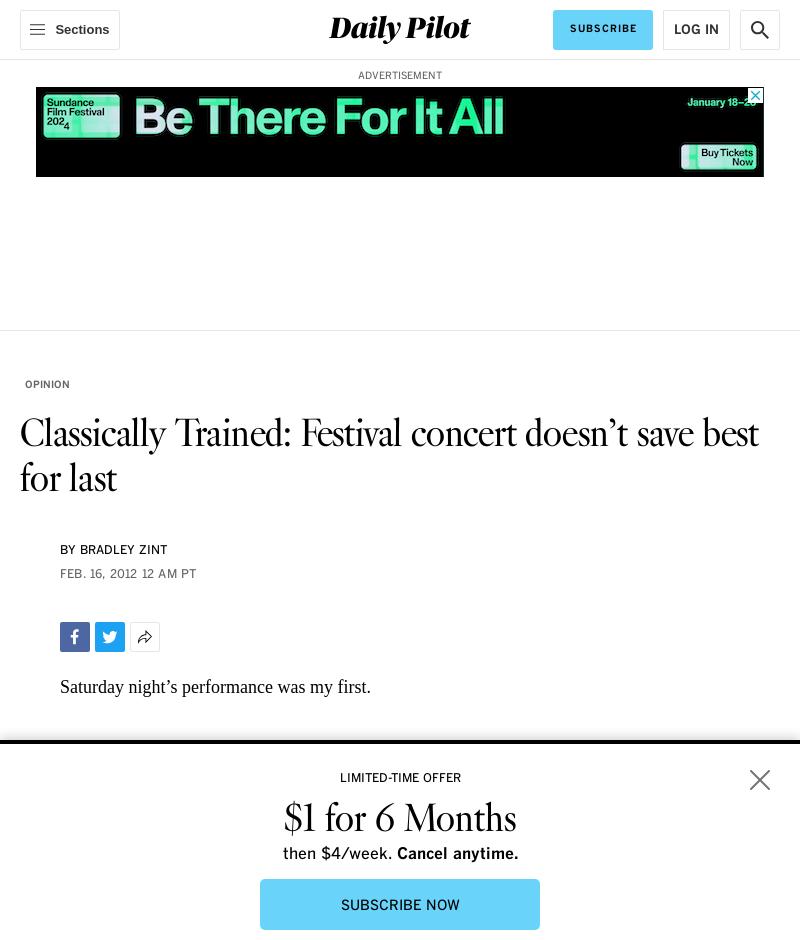 Image resolution: width=800 pixels, height=940 pixels. What do you see at coordinates (696, 29) in the screenshot?
I see `'Log In'` at bounding box center [696, 29].